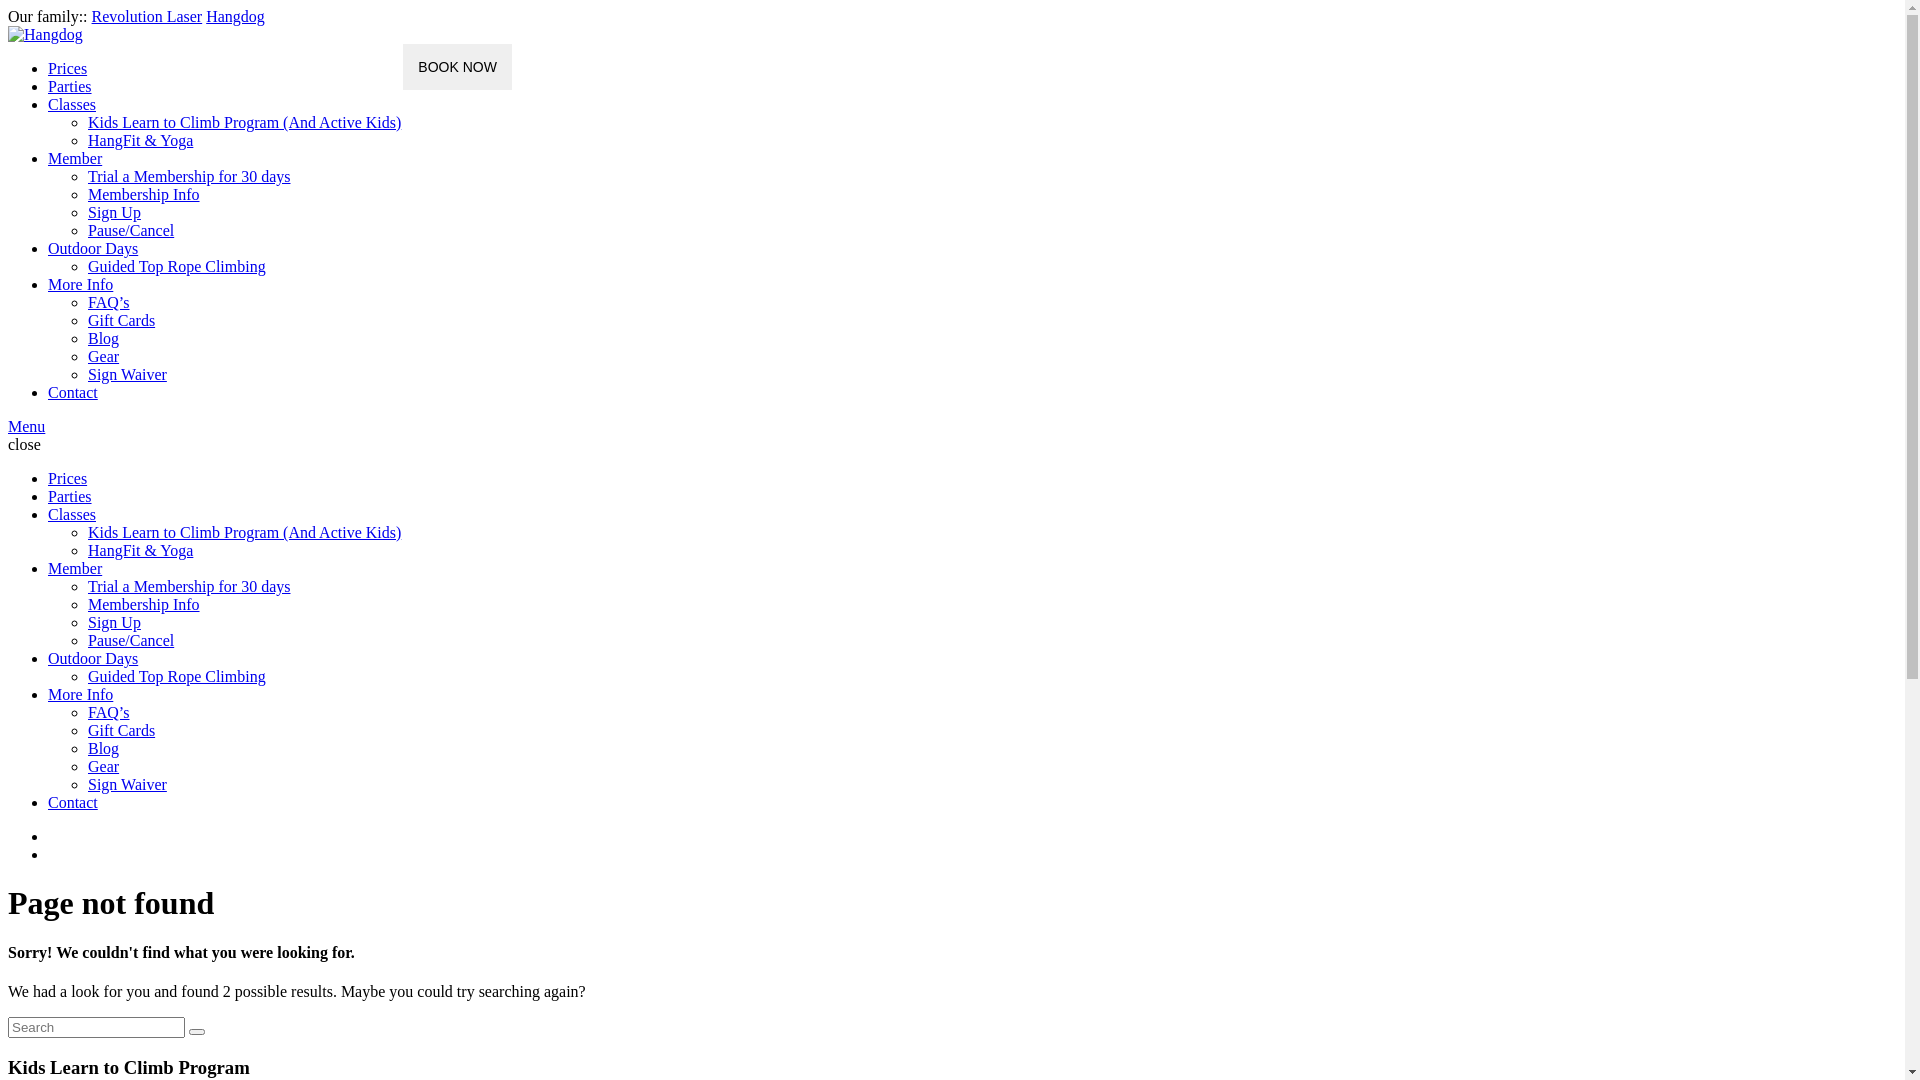 This screenshot has width=1920, height=1080. I want to click on 'close', so click(24, 443).